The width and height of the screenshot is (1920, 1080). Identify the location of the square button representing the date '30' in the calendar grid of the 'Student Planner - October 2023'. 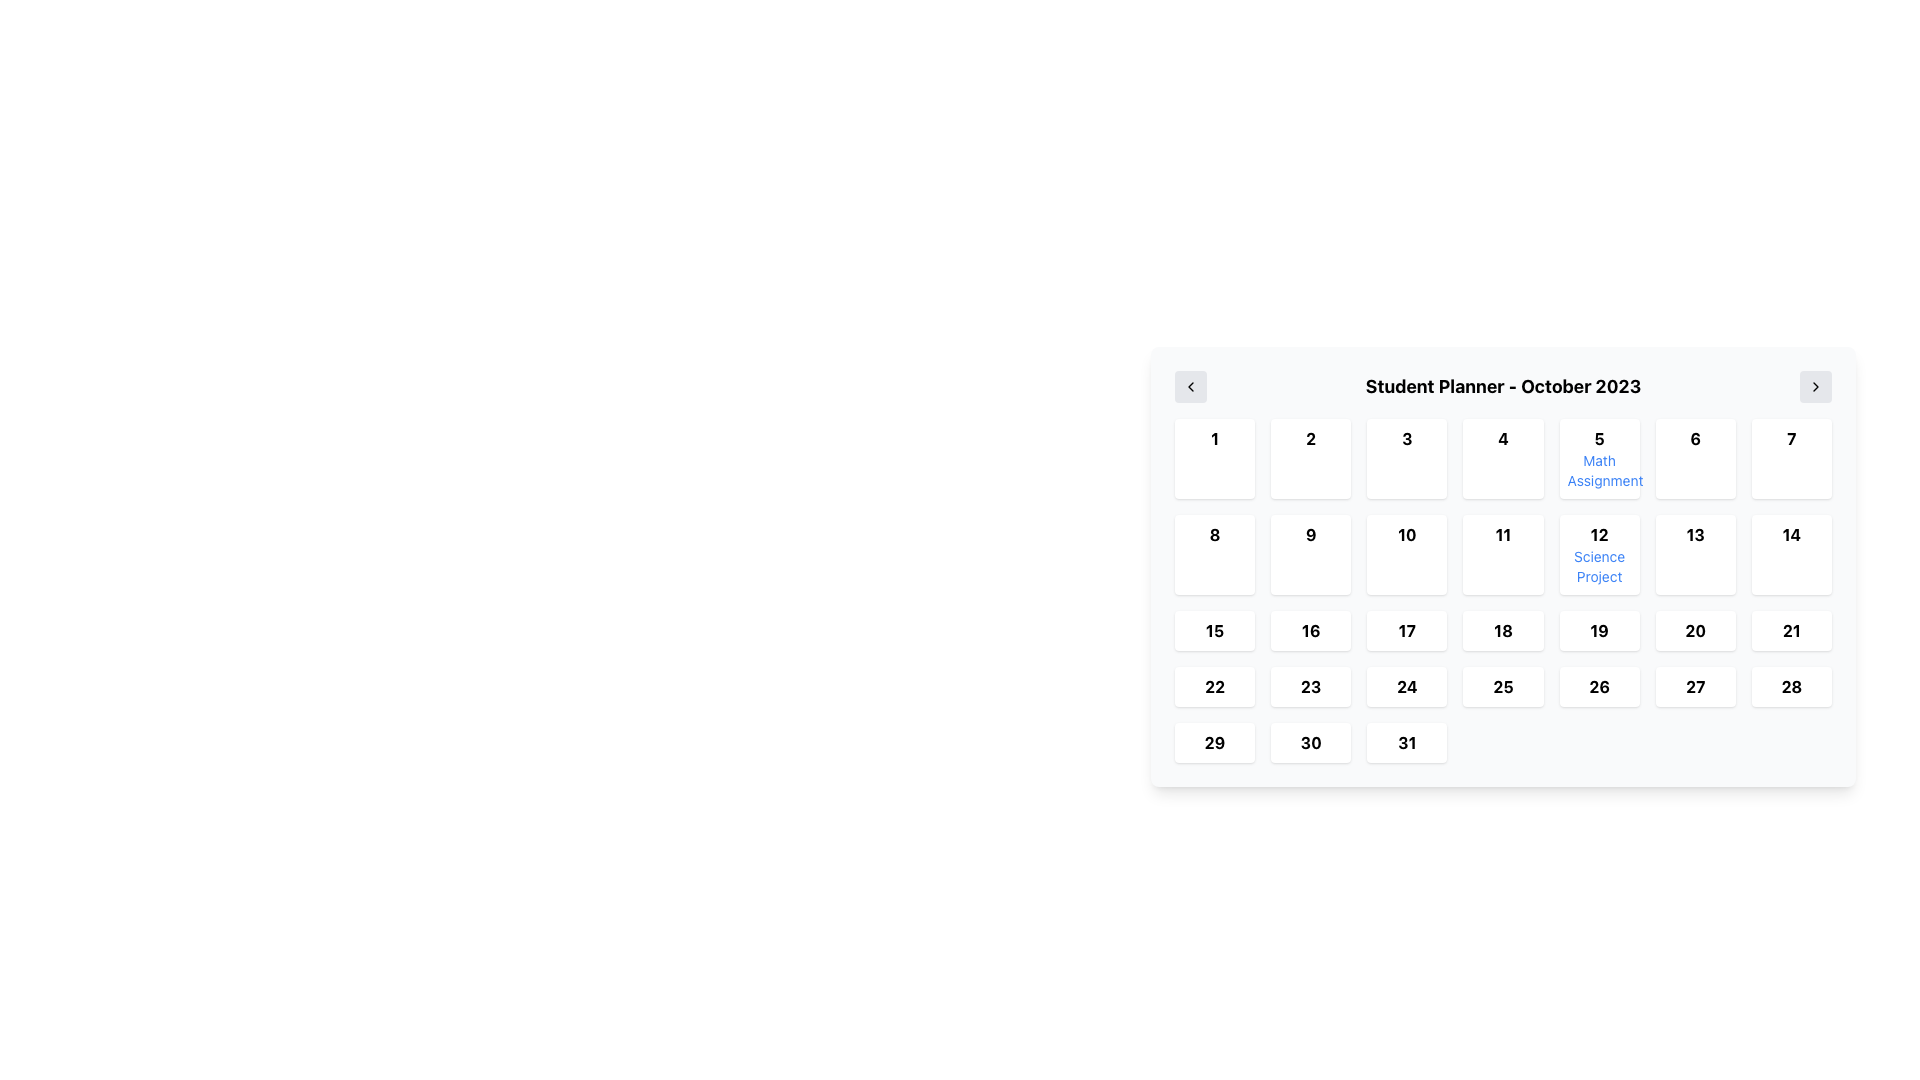
(1311, 743).